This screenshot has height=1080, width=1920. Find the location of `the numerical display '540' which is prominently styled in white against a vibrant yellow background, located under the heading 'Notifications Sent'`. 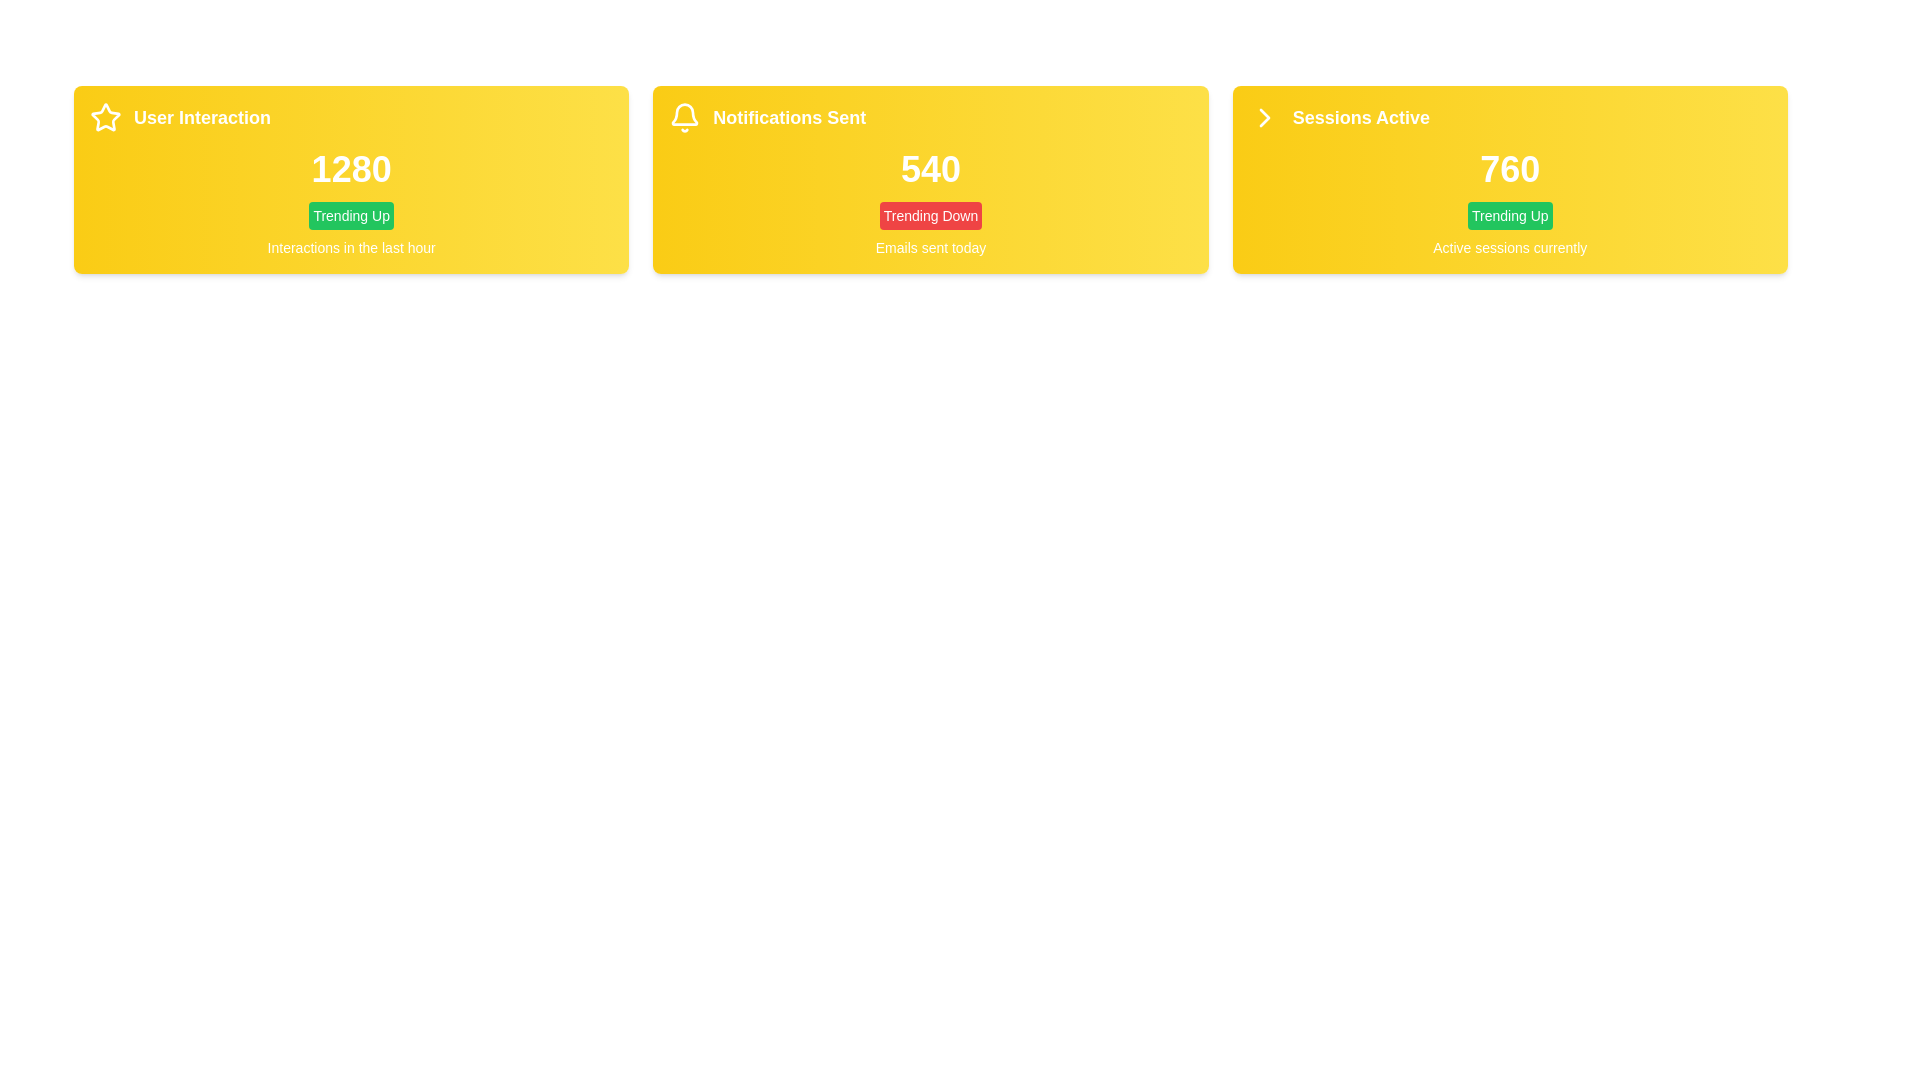

the numerical display '540' which is prominently styled in white against a vibrant yellow background, located under the heading 'Notifications Sent' is located at coordinates (930, 168).